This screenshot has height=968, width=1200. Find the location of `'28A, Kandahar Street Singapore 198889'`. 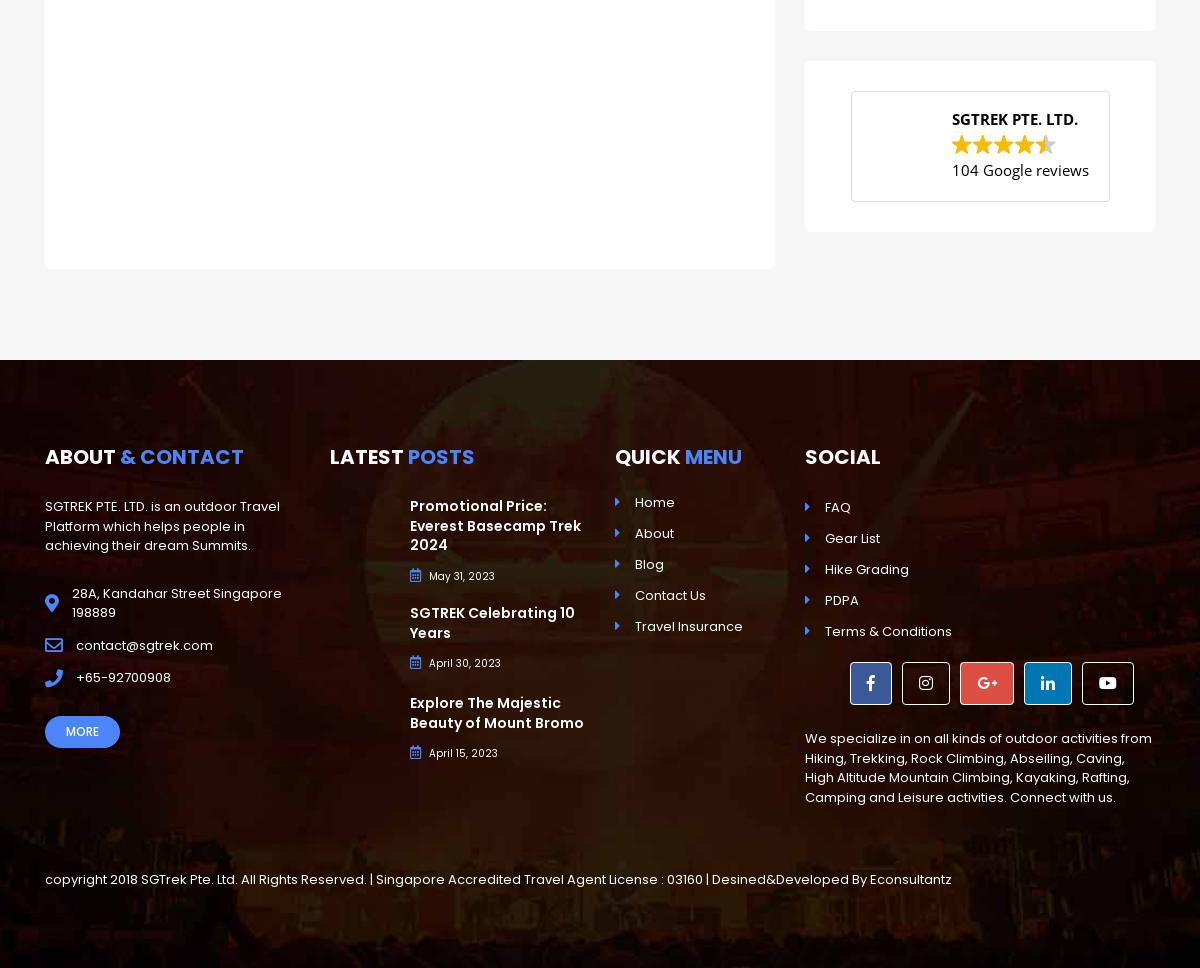

'28A, Kandahar Street Singapore 198889' is located at coordinates (72, 602).